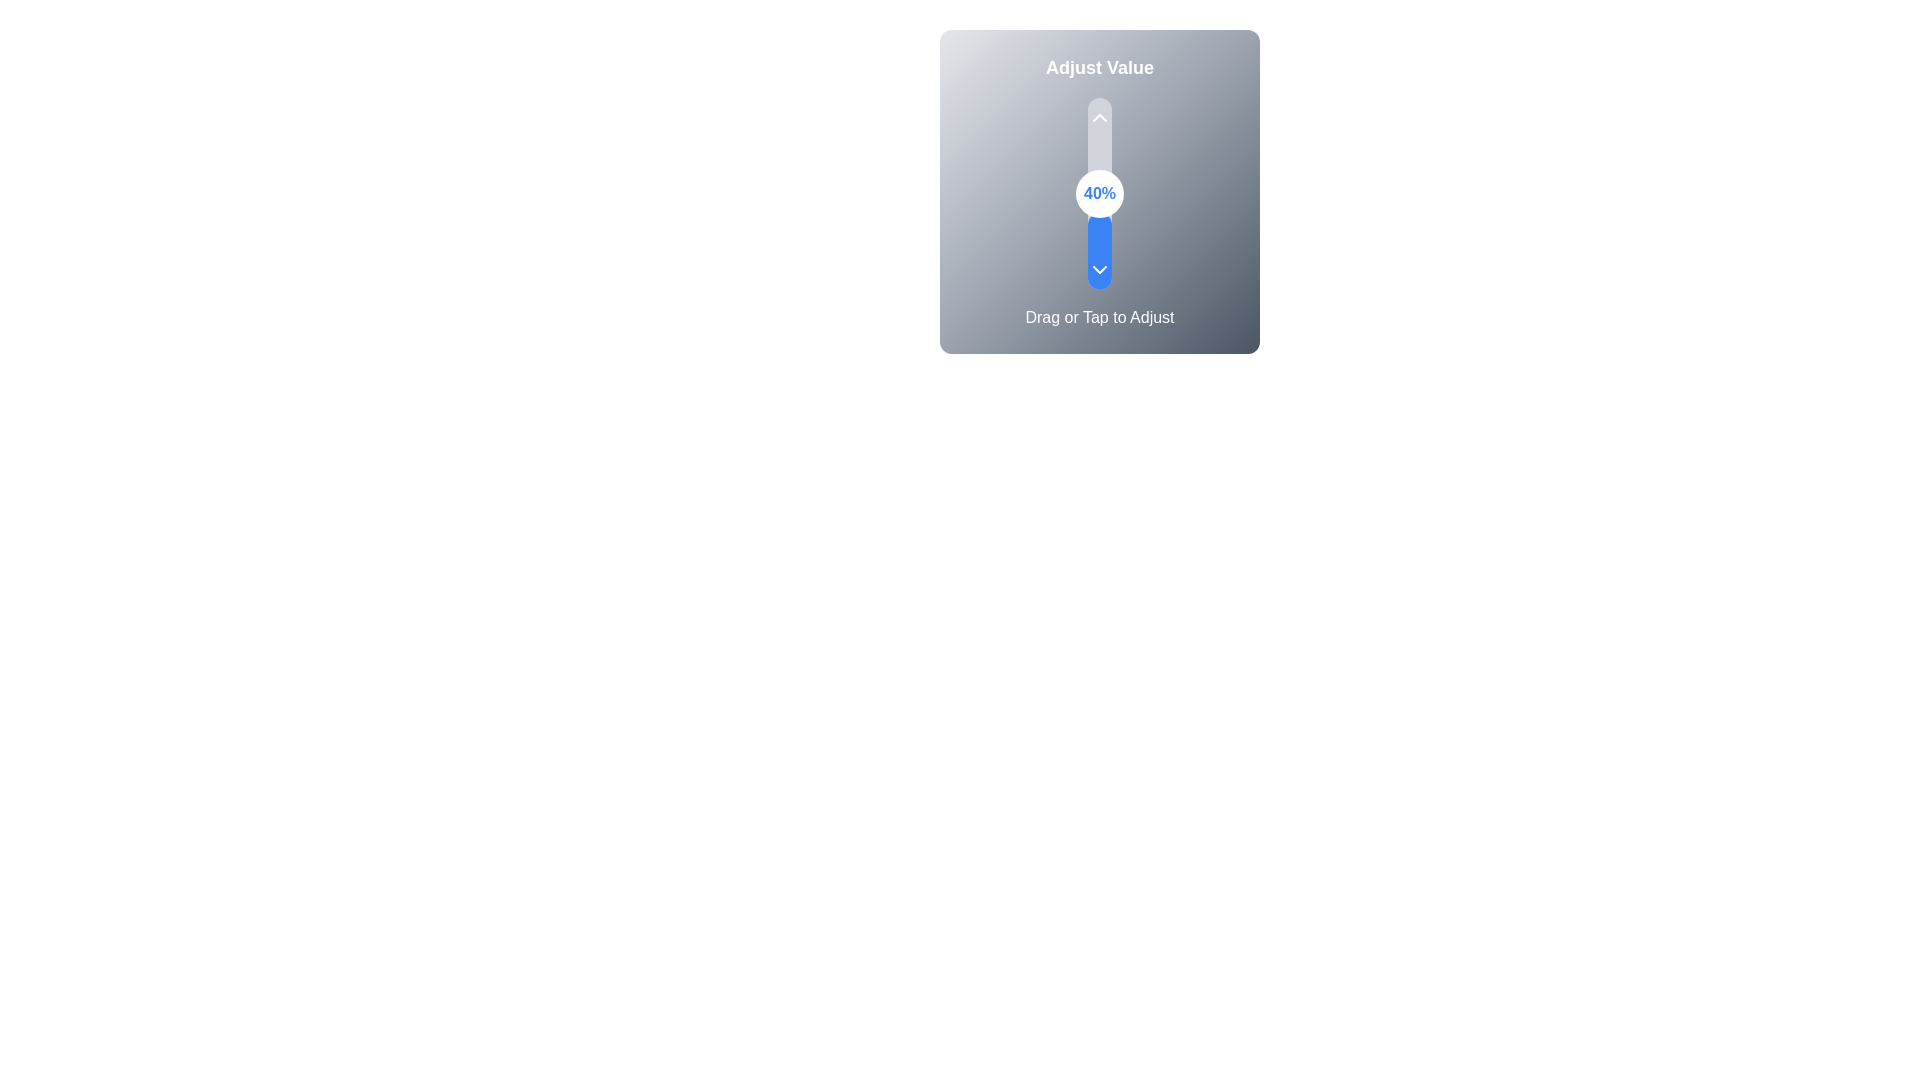  What do you see at coordinates (1098, 192) in the screenshot?
I see `the Interactive Slider element, which is vertically oriented with a gradient background and features a handle labeled '40%', positioned below the label 'Adjust Value'` at bounding box center [1098, 192].